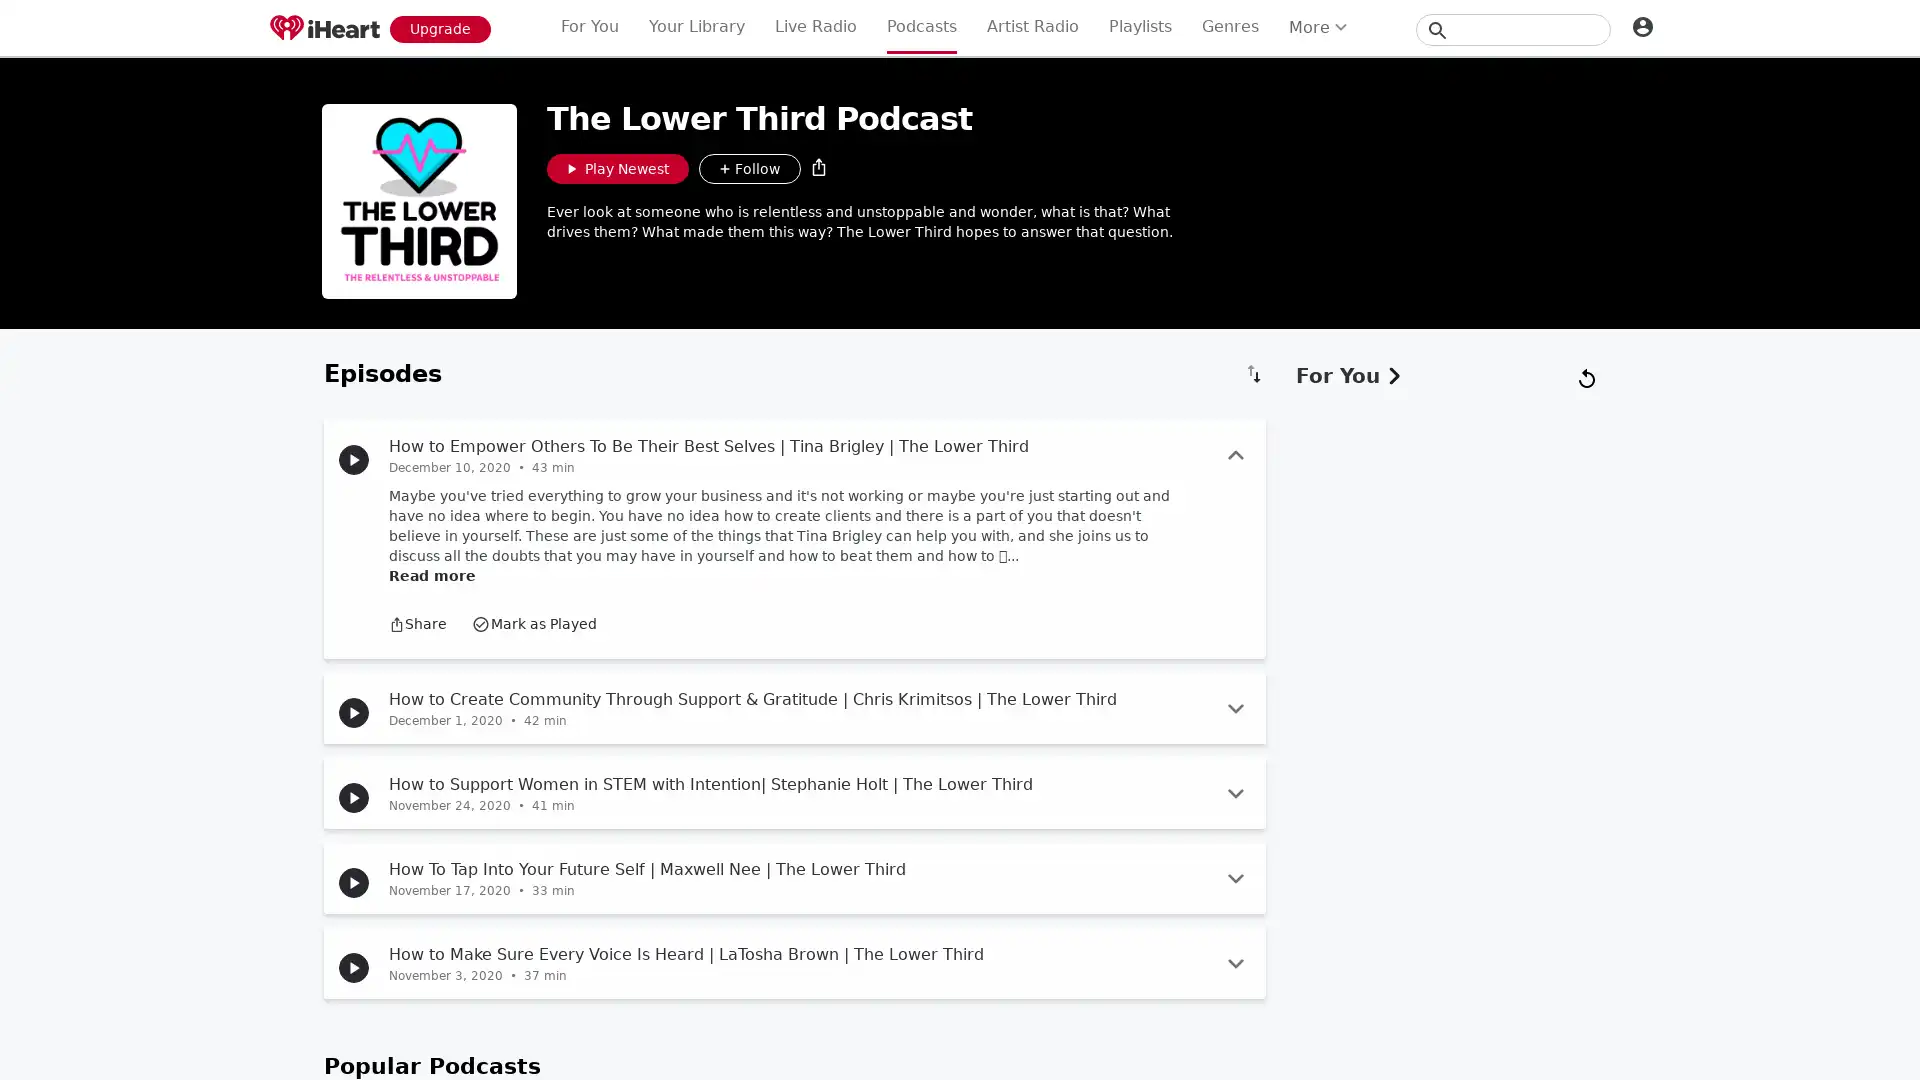 This screenshot has width=1920, height=1080. I want to click on See More, so click(794, 1052).